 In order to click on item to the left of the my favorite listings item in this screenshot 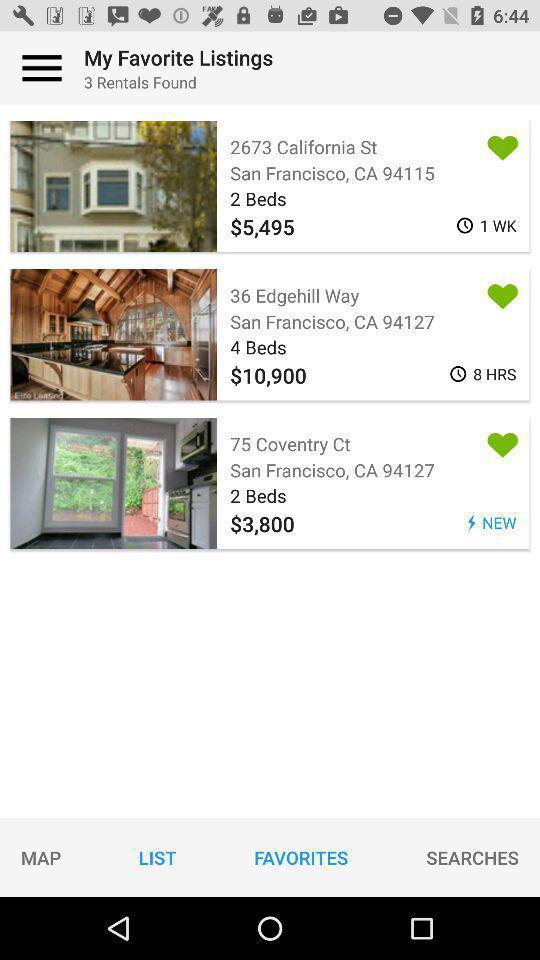, I will do `click(42, 68)`.